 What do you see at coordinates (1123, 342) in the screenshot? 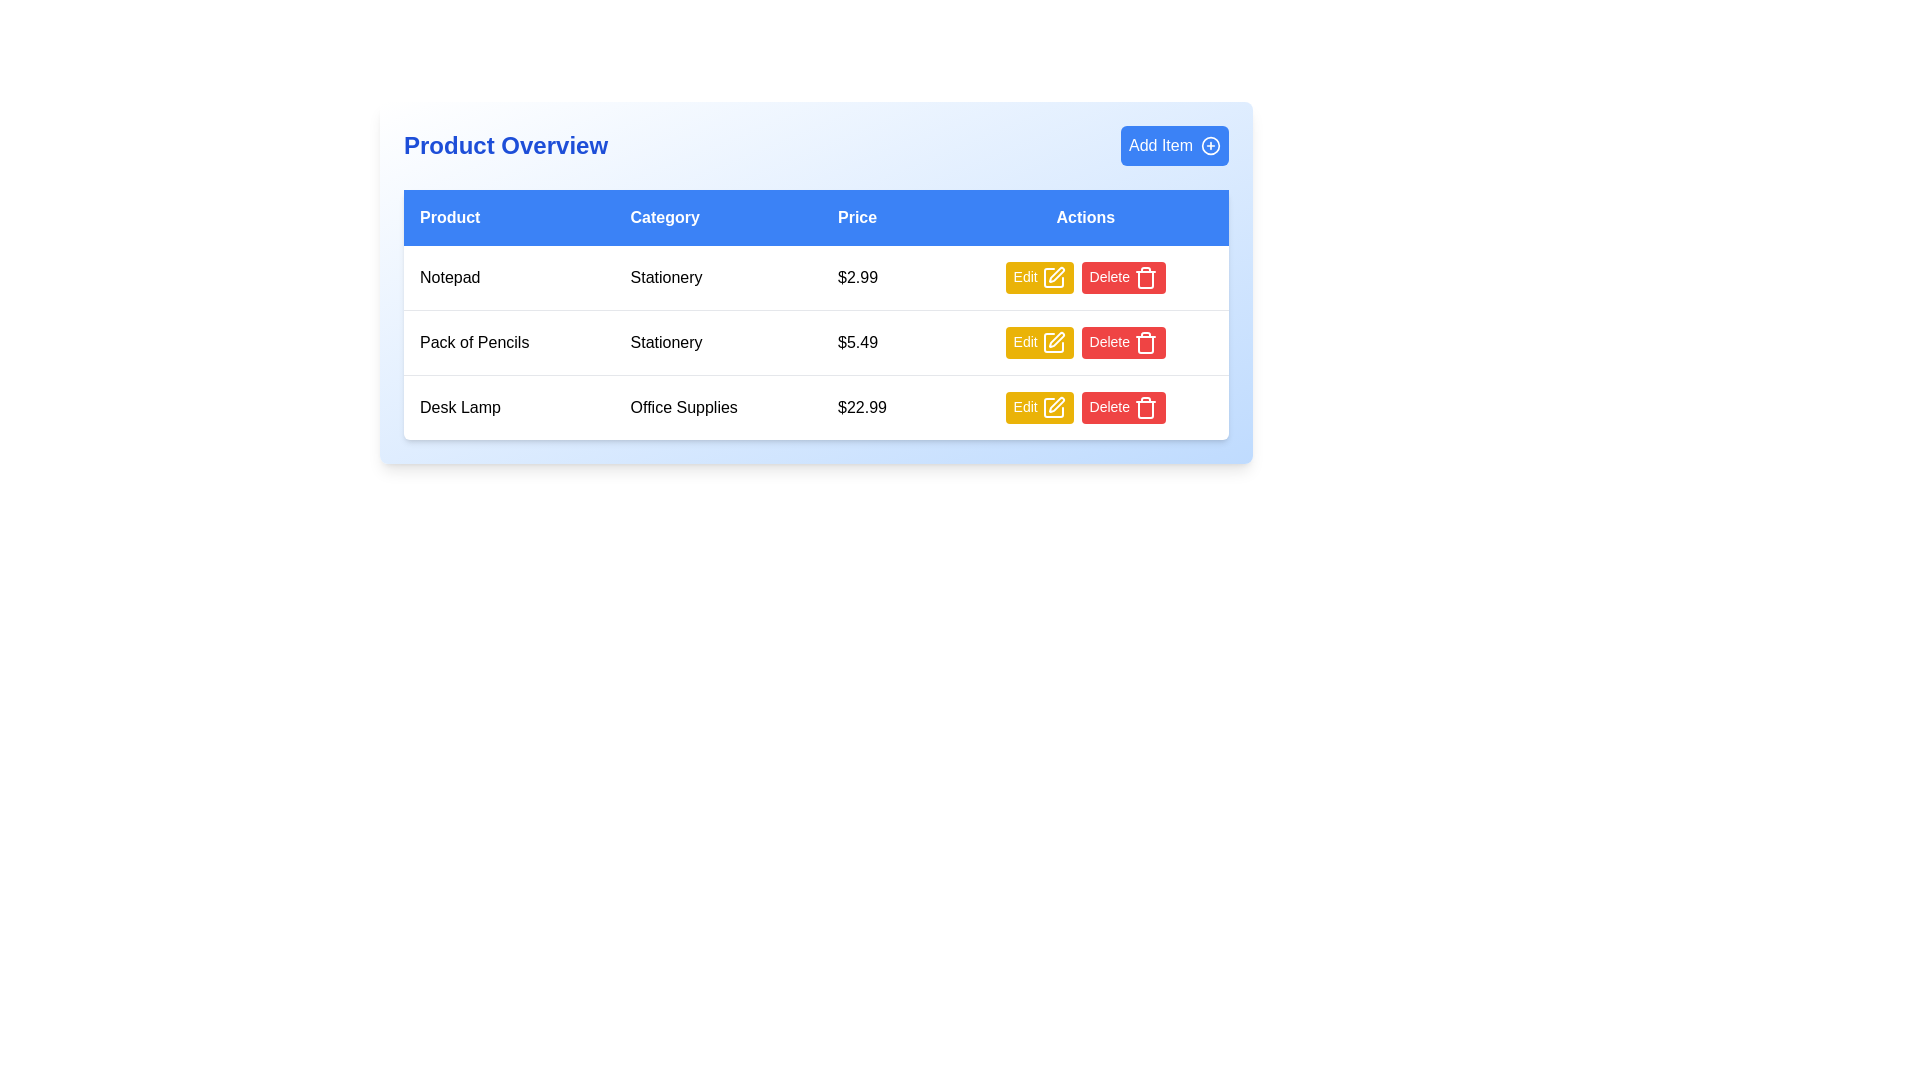
I see `the red 'Delete' button with rounded corners containing a trash can icon to initiate the delete functionality for the product 'Pack of Pencils.'` at bounding box center [1123, 342].